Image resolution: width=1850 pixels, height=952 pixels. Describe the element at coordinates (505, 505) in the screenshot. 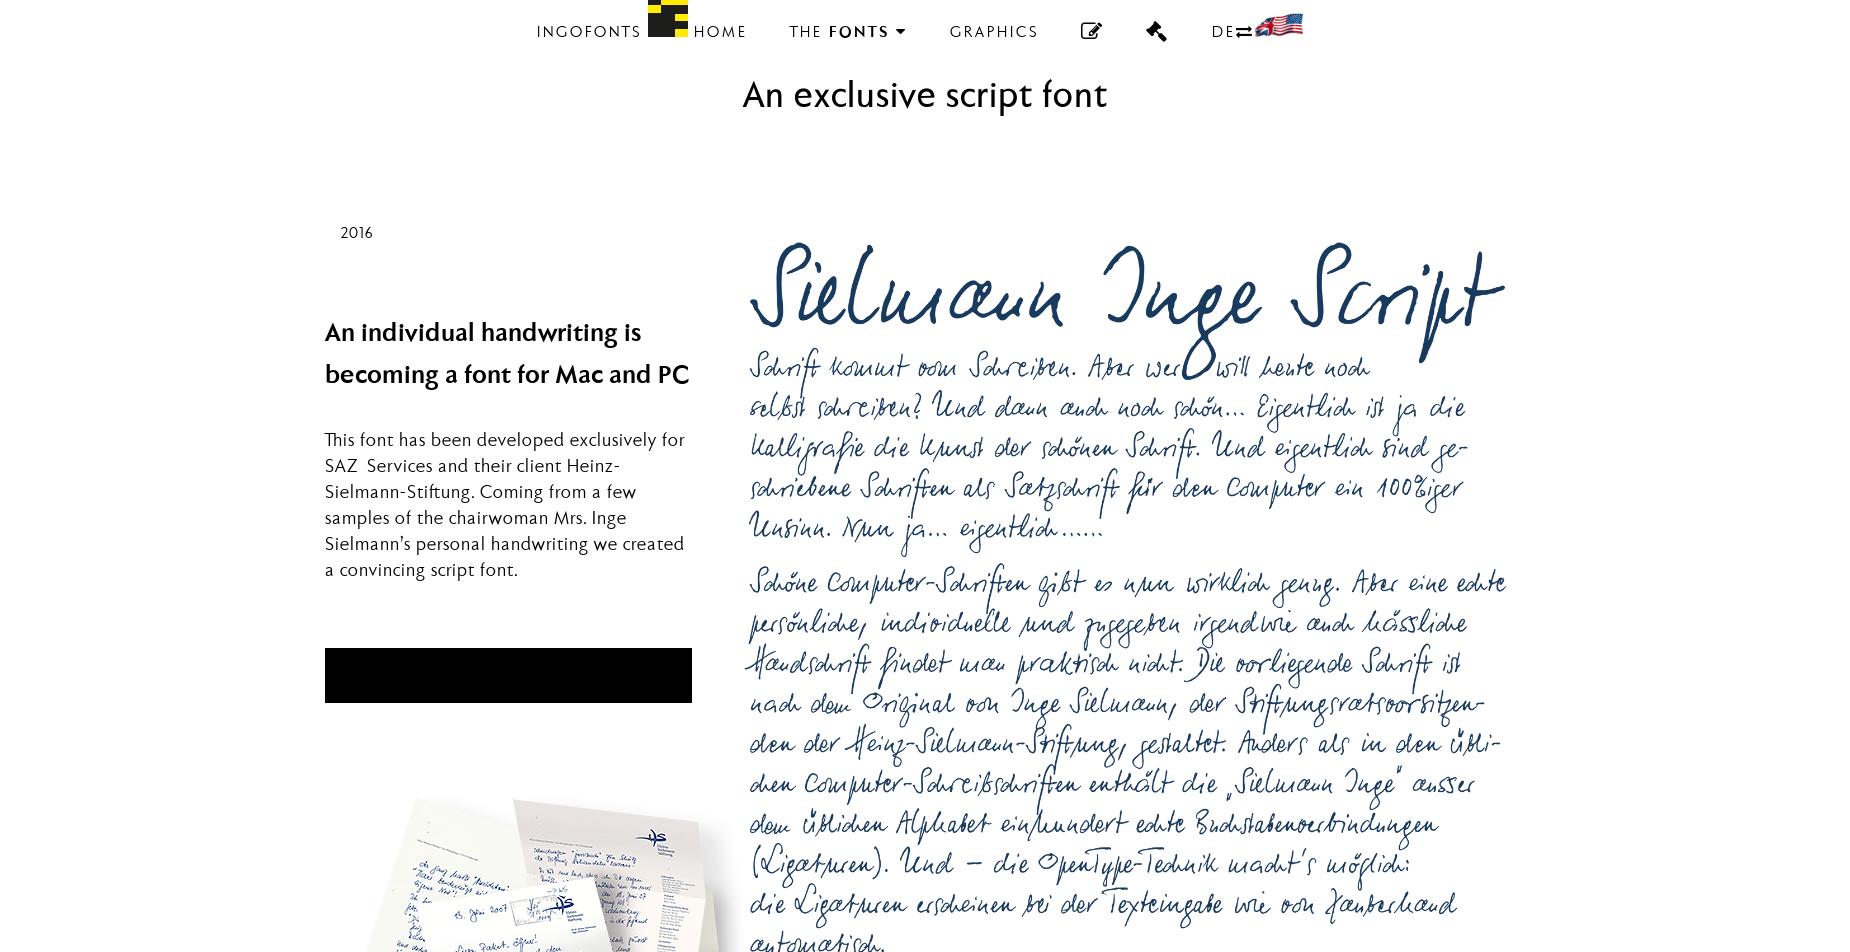

I see `'This font has been developed exclusively for SAZ Services and their client Heinz-Sielmann-Stiftung. Coming from a few samples of the chairwoman Mrs. Inge Sielmann’s personal handwriting we created a convincing script font.'` at that location.